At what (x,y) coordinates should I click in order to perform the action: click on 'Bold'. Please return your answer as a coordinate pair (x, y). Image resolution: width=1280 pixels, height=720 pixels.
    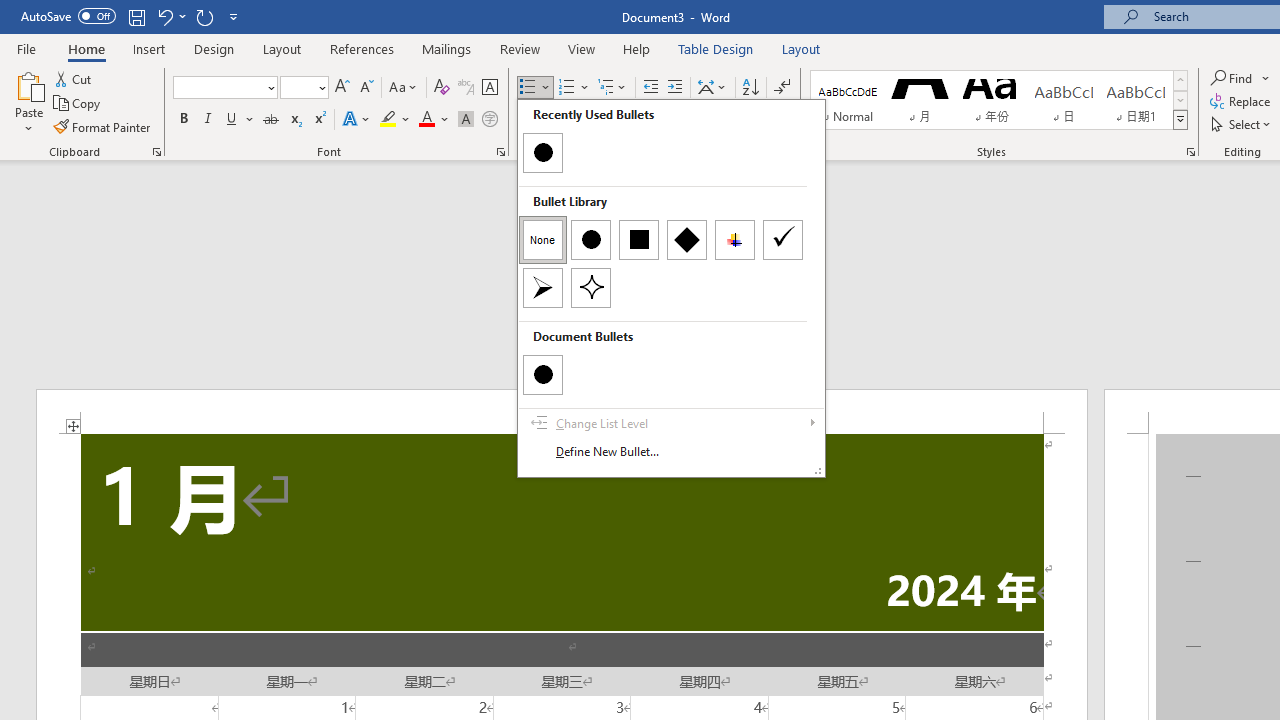
    Looking at the image, I should click on (183, 119).